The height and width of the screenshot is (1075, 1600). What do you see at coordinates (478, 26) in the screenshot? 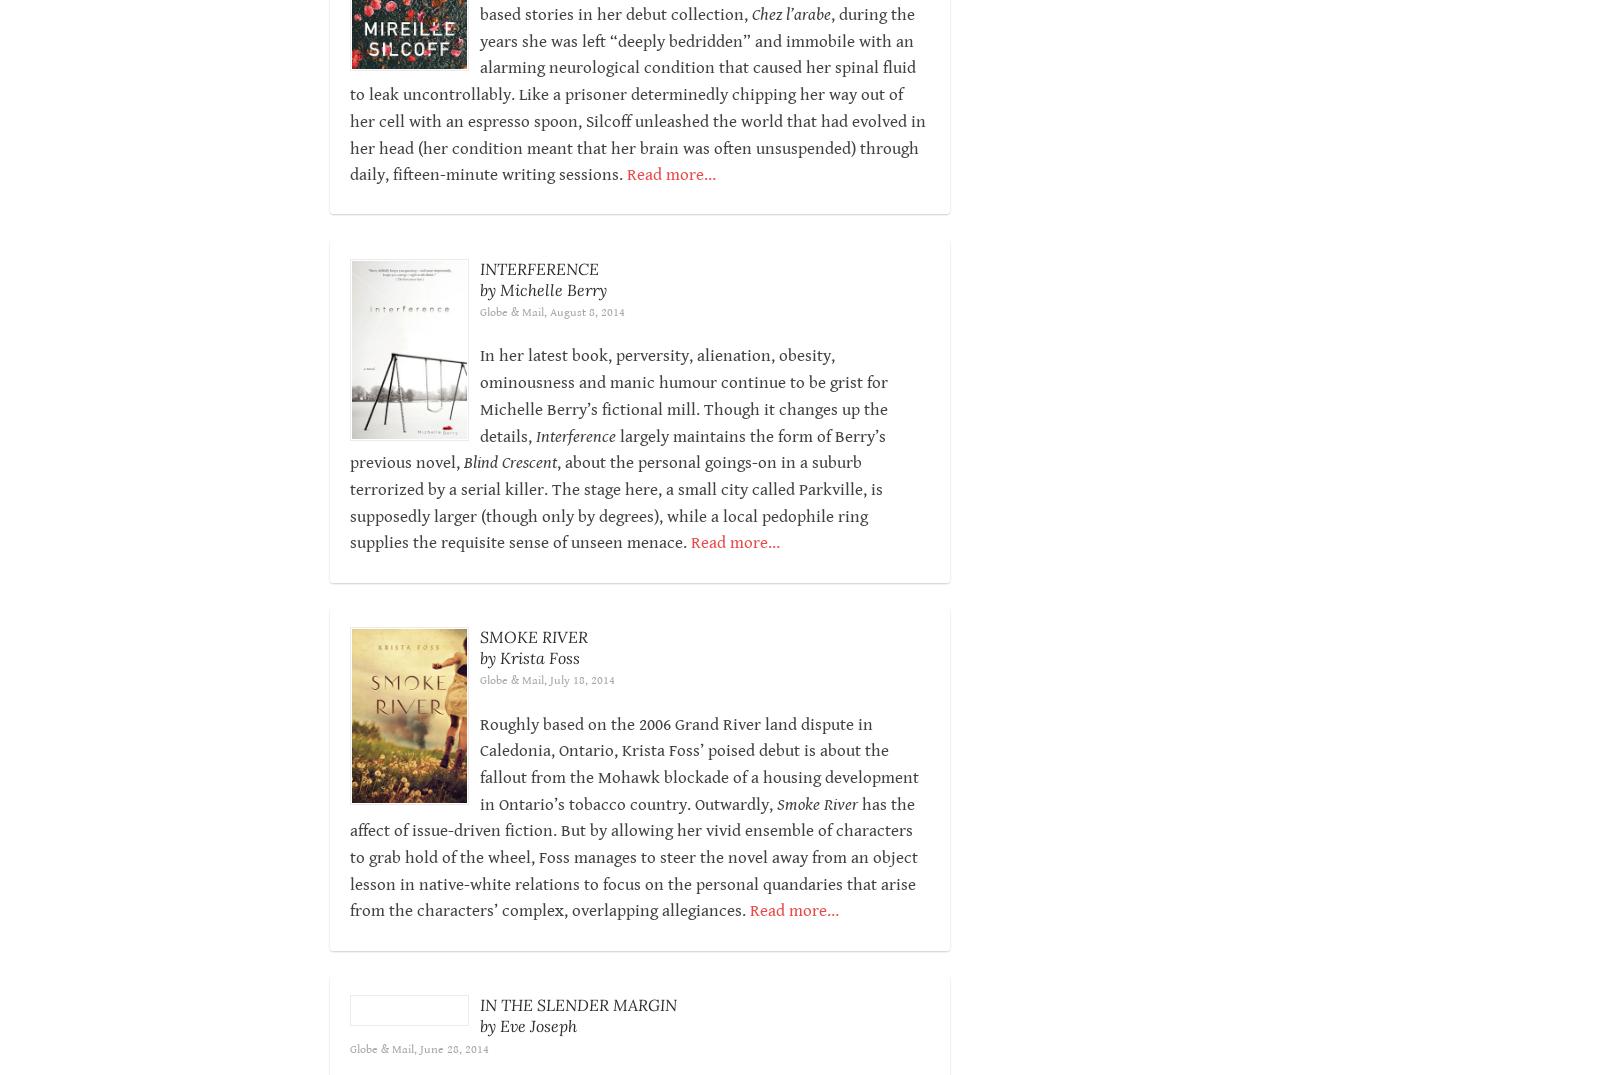
I see `'Journalist Mireille Silcoff began writing the nine Montreal-based stories in her debut collection,'` at bounding box center [478, 26].